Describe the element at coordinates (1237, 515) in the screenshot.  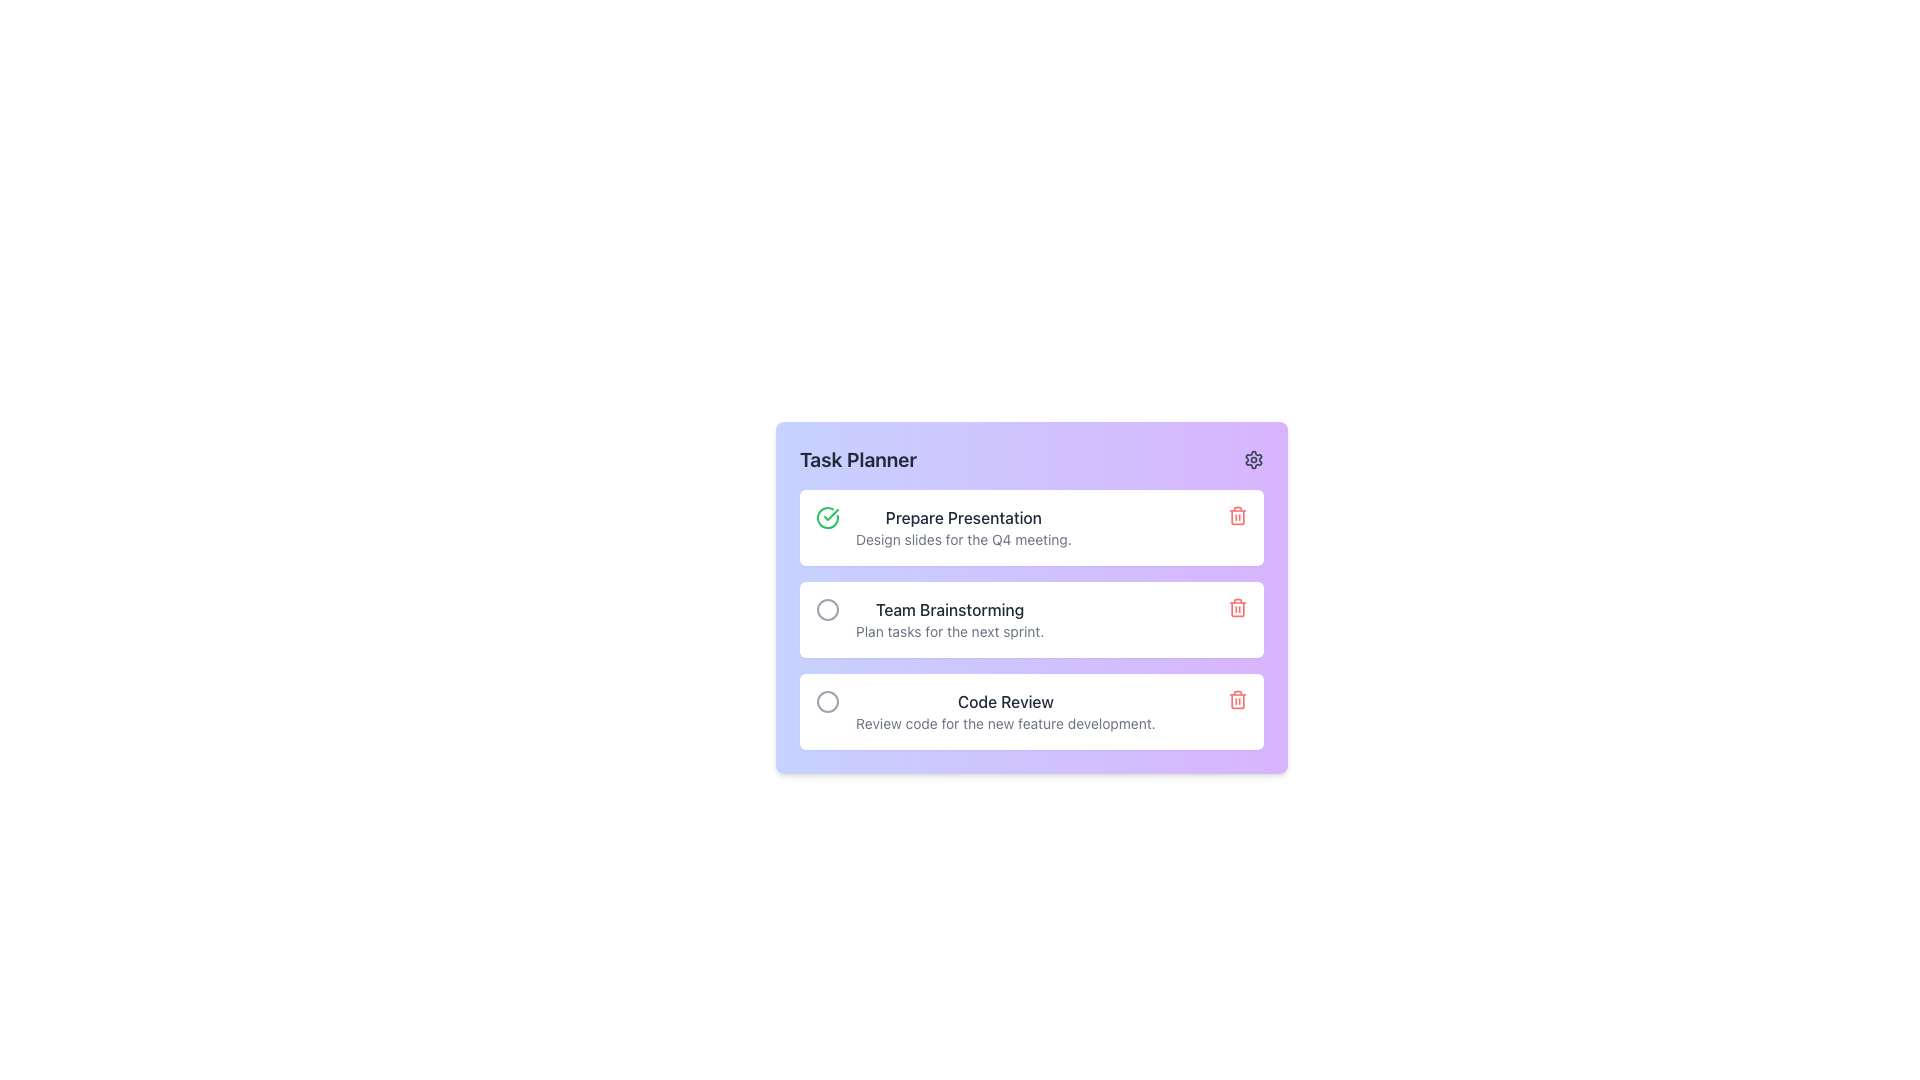
I see `the delete button icon resembling a trash can, which is located at the far right of the 'Prepare Presentation' task row` at that location.